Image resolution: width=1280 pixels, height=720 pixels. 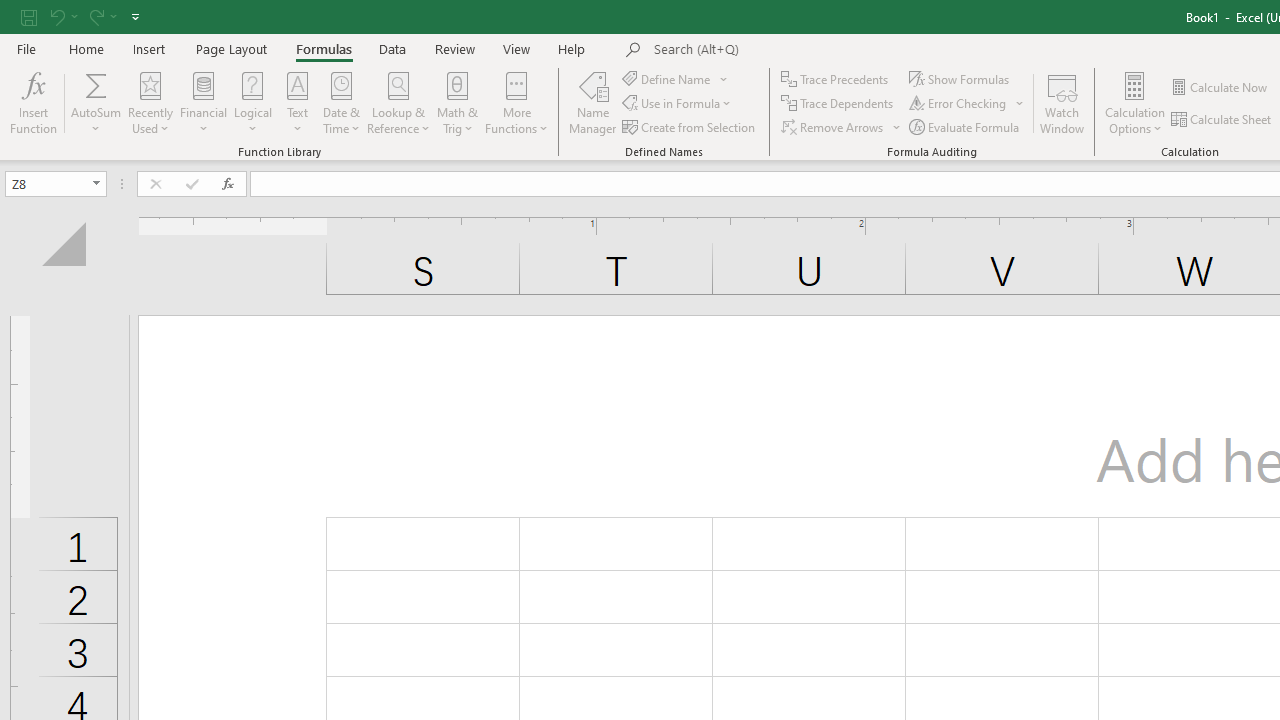 I want to click on 'Trace Dependents', so click(x=839, y=103).